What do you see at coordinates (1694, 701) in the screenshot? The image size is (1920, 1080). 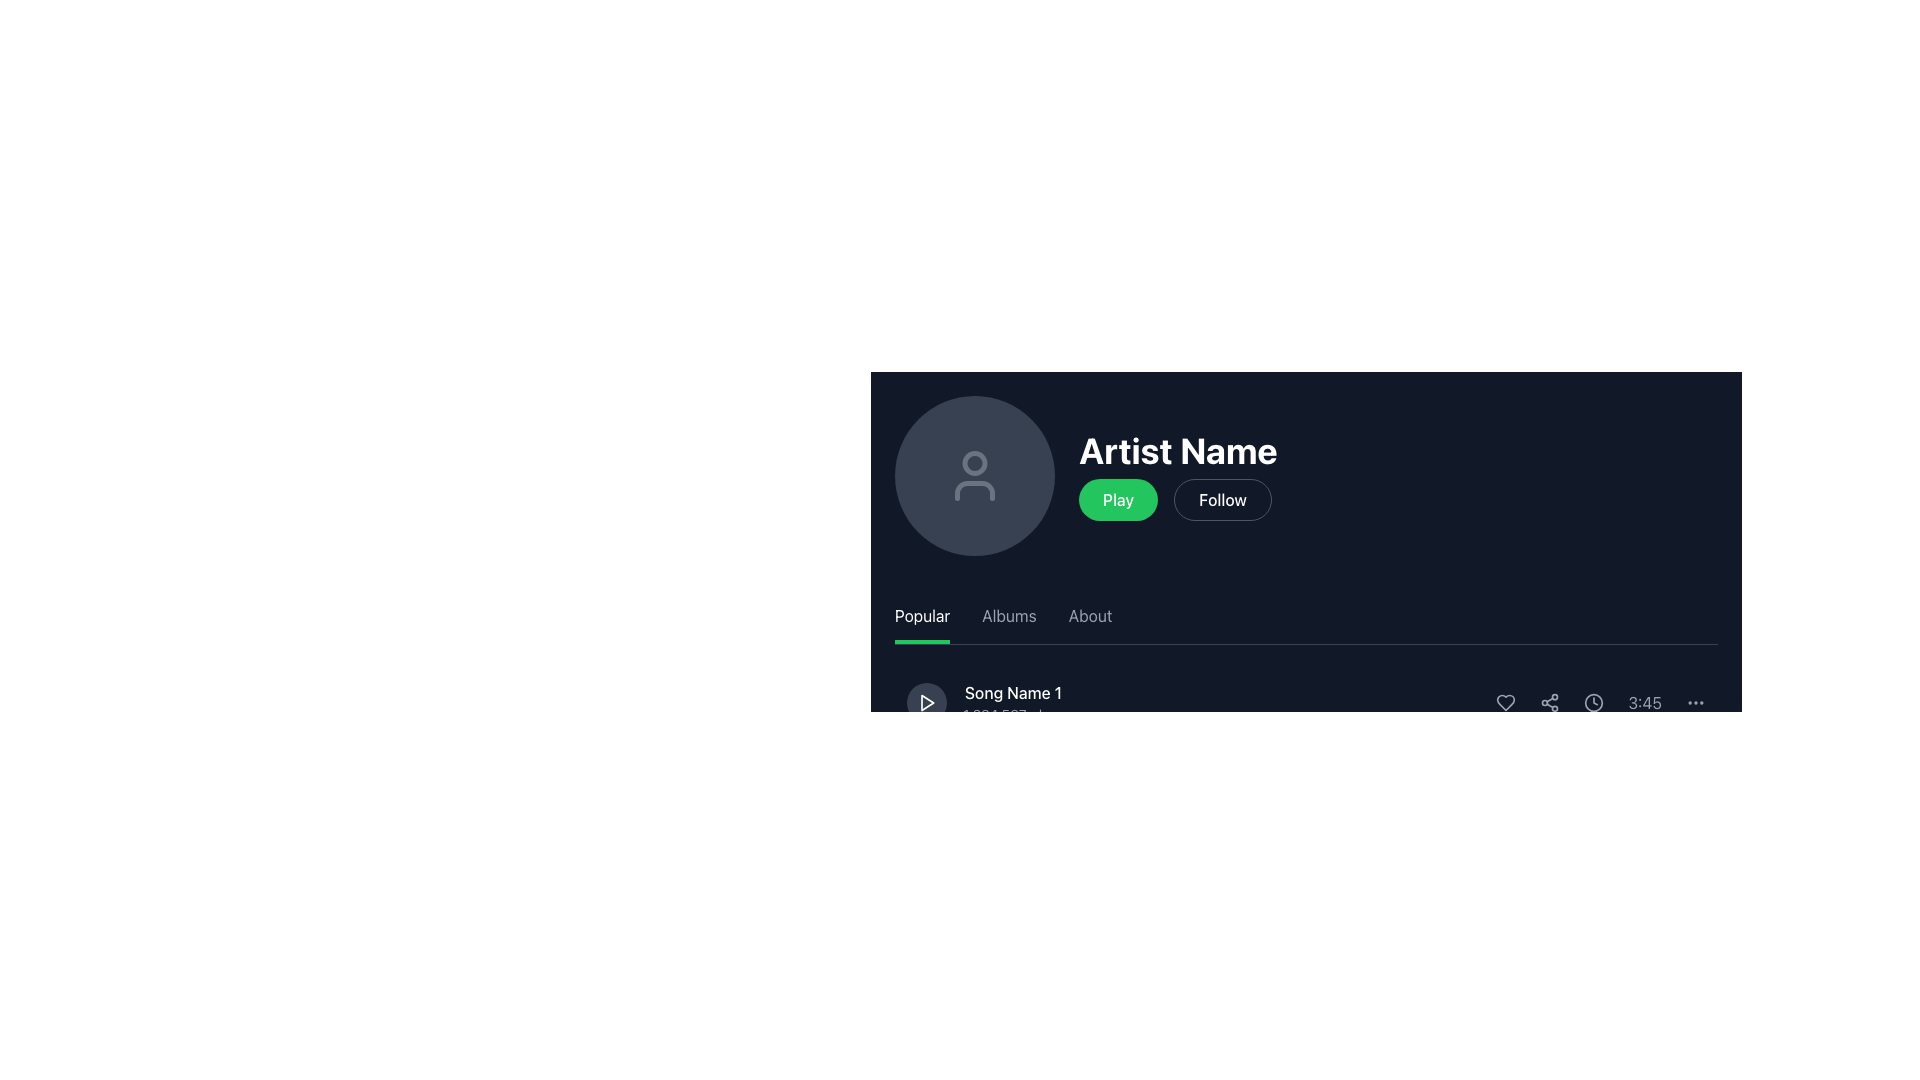 I see `the Icon button located at the bottom right corner of the interface, adjacent to the timestamp '3:45', which triggers additional actions or options` at bounding box center [1694, 701].